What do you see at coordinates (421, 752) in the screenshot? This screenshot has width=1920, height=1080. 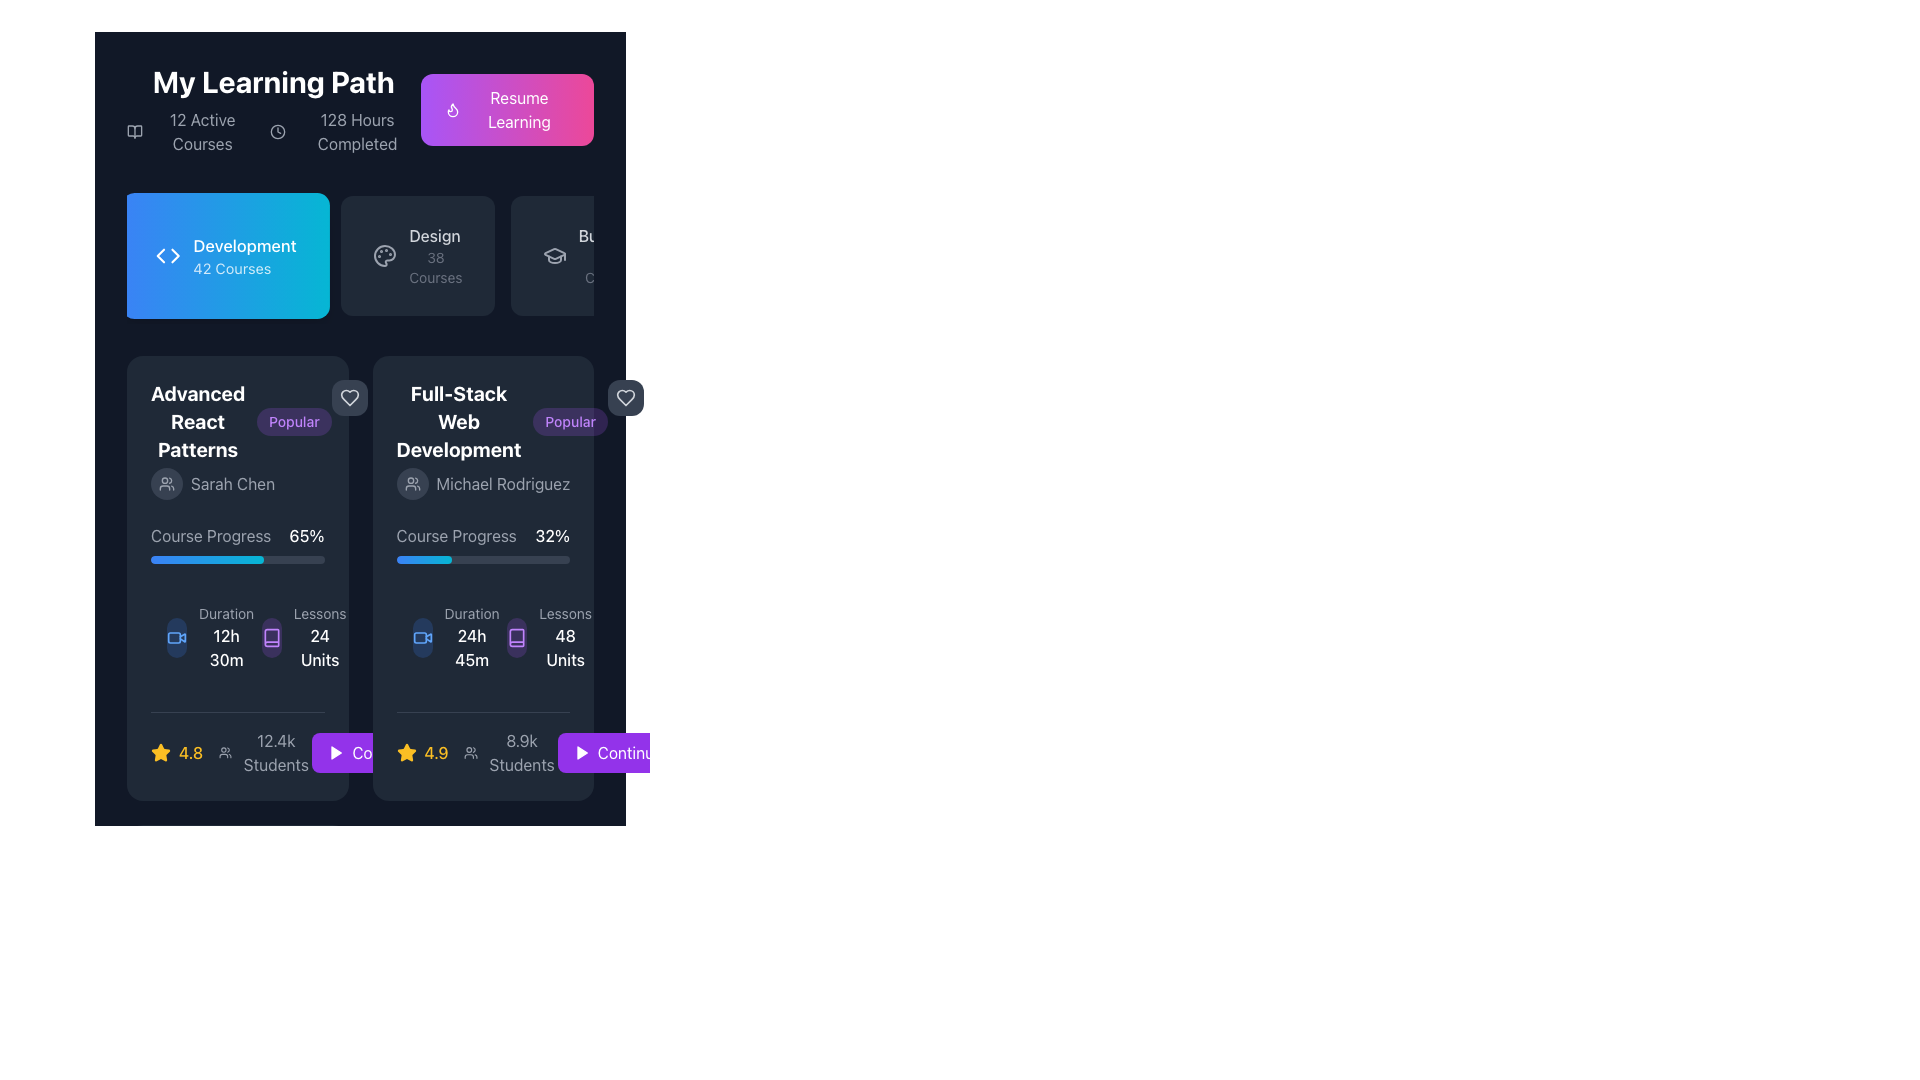 I see `the rating value displayed as '4.9' next to the yellow star icon in the lower left section of the second card for the 'Full-Stack Web Development' course` at bounding box center [421, 752].